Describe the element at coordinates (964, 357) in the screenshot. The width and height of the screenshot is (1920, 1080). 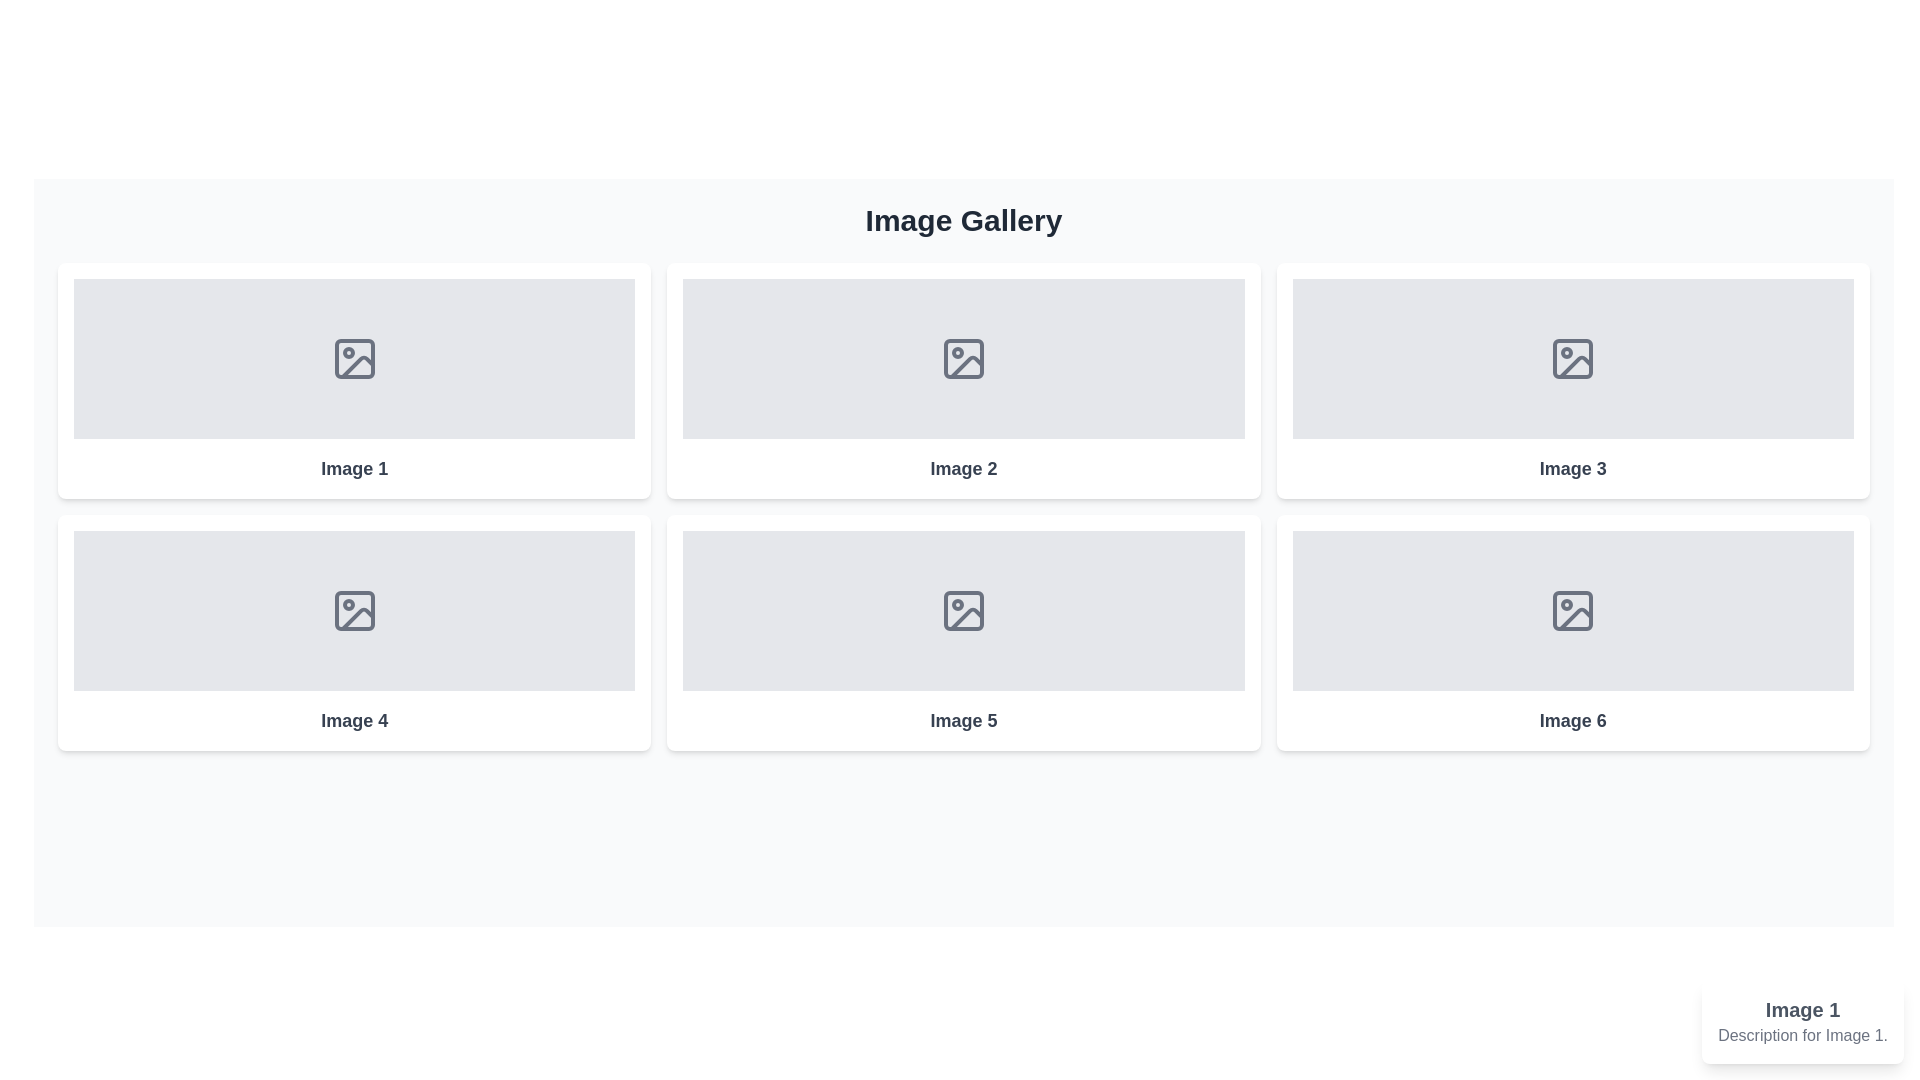
I see `the Background Rectangle within the image icon of the second item in the top row of the 'Image Gallery' grid layout` at that location.